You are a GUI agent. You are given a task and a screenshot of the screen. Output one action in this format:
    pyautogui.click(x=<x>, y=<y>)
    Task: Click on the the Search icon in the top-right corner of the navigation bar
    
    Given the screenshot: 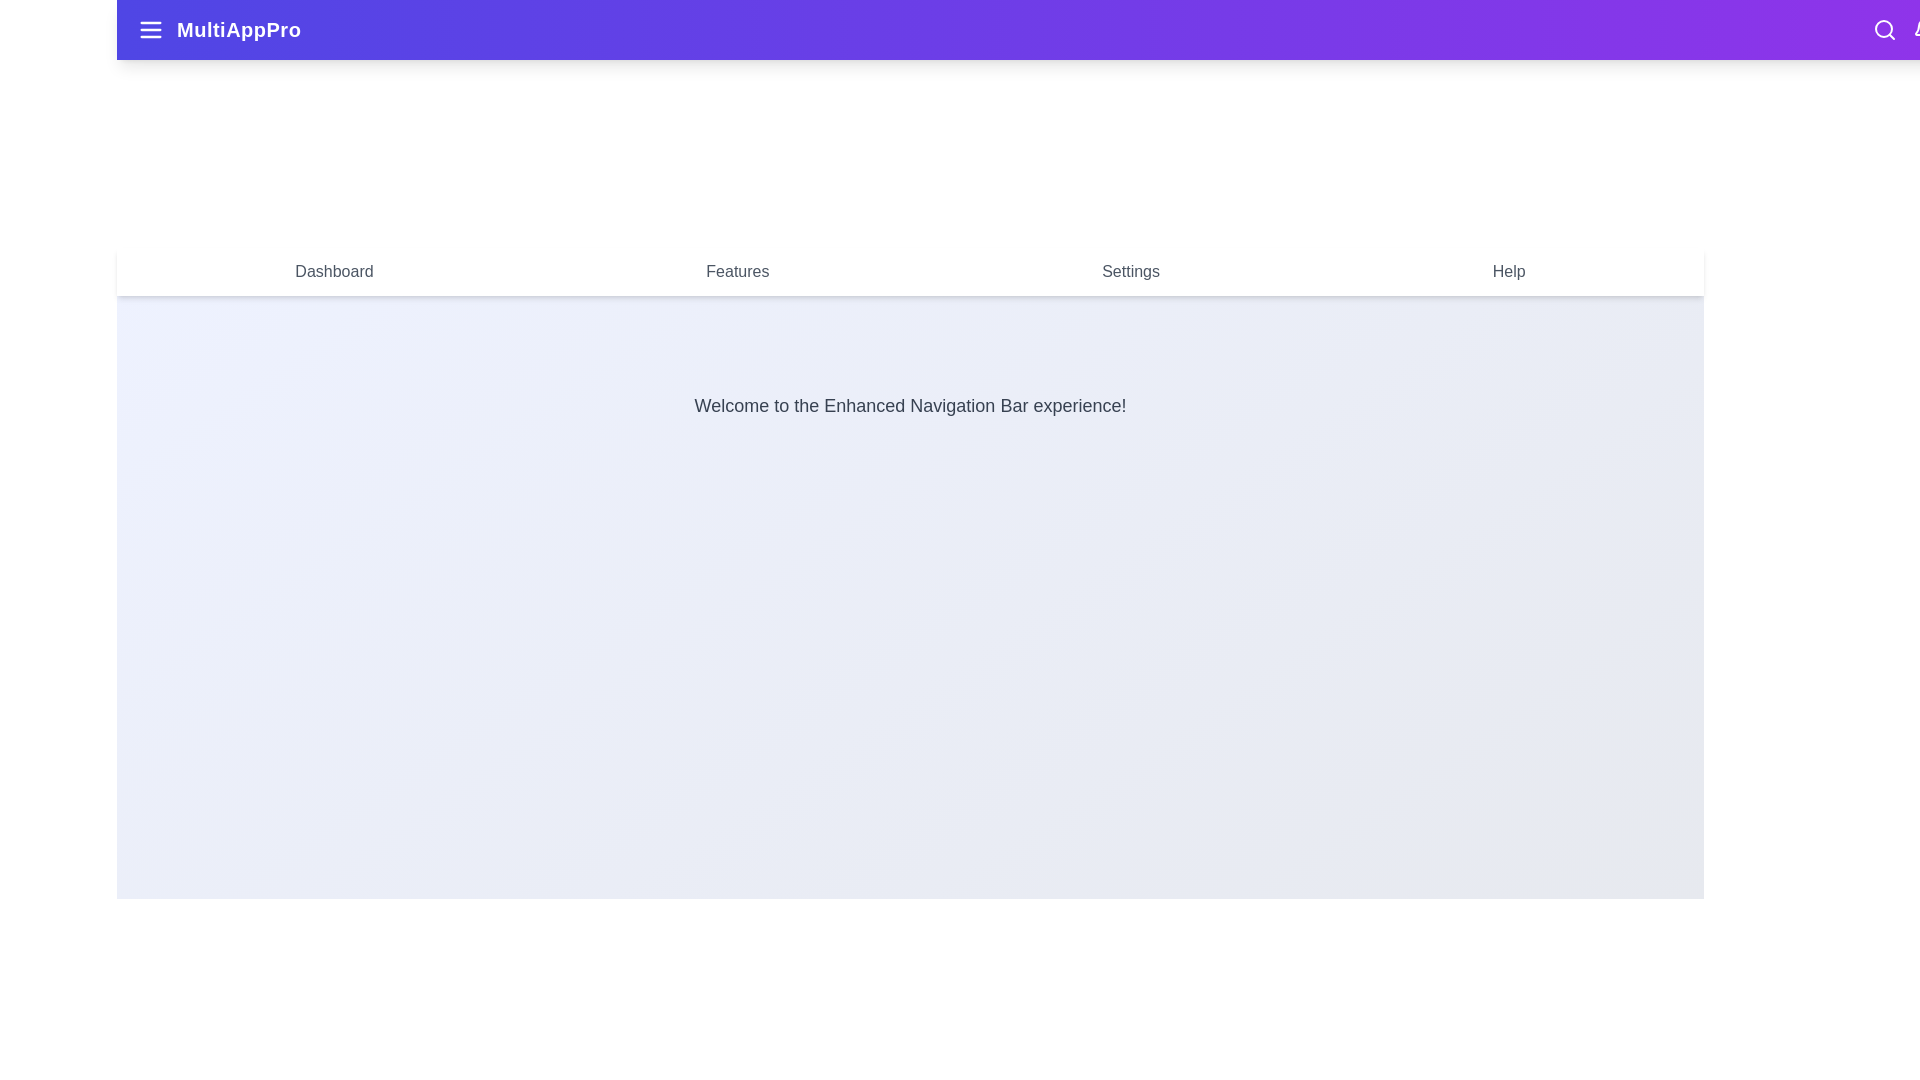 What is the action you would take?
    pyautogui.click(x=1884, y=30)
    